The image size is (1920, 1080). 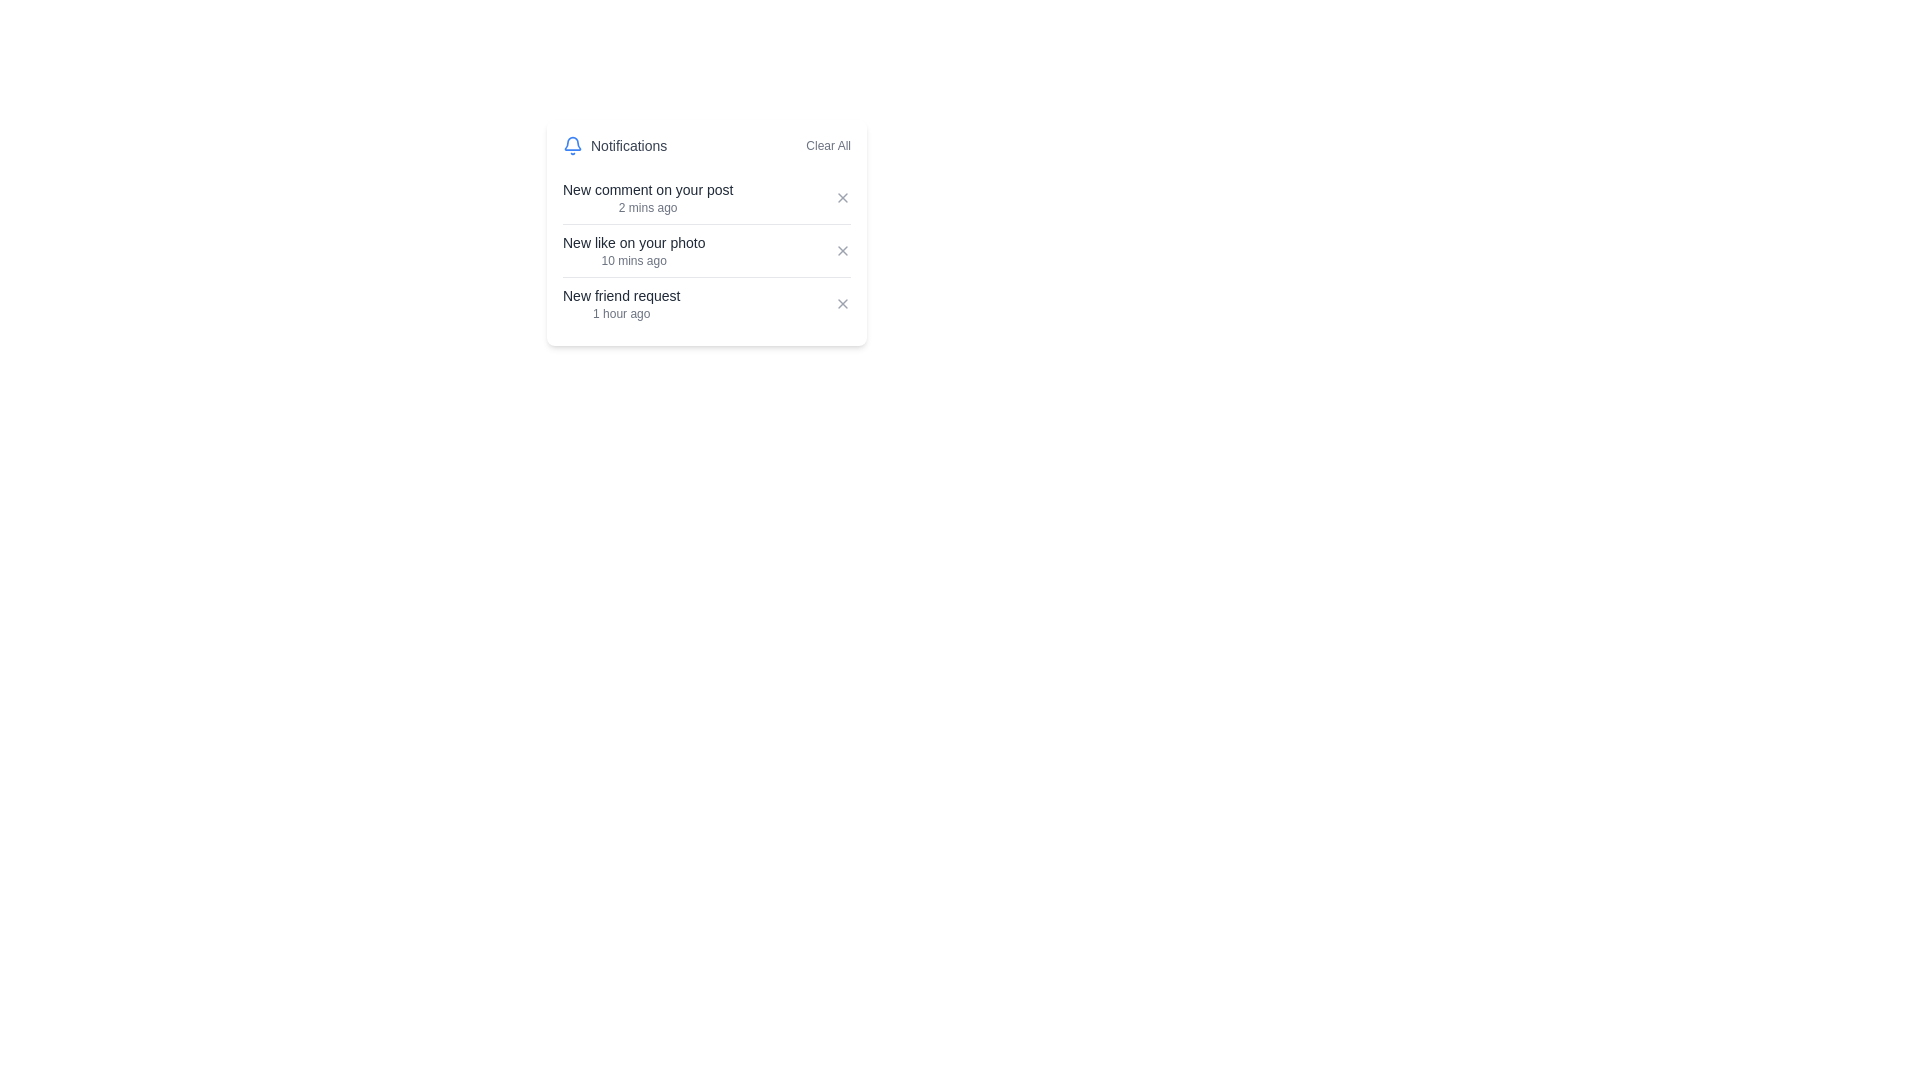 I want to click on text displayed in the text label showing 'New friend request', which is the first line of text in the third notification entry within the notifications dropdown, so click(x=620, y=296).